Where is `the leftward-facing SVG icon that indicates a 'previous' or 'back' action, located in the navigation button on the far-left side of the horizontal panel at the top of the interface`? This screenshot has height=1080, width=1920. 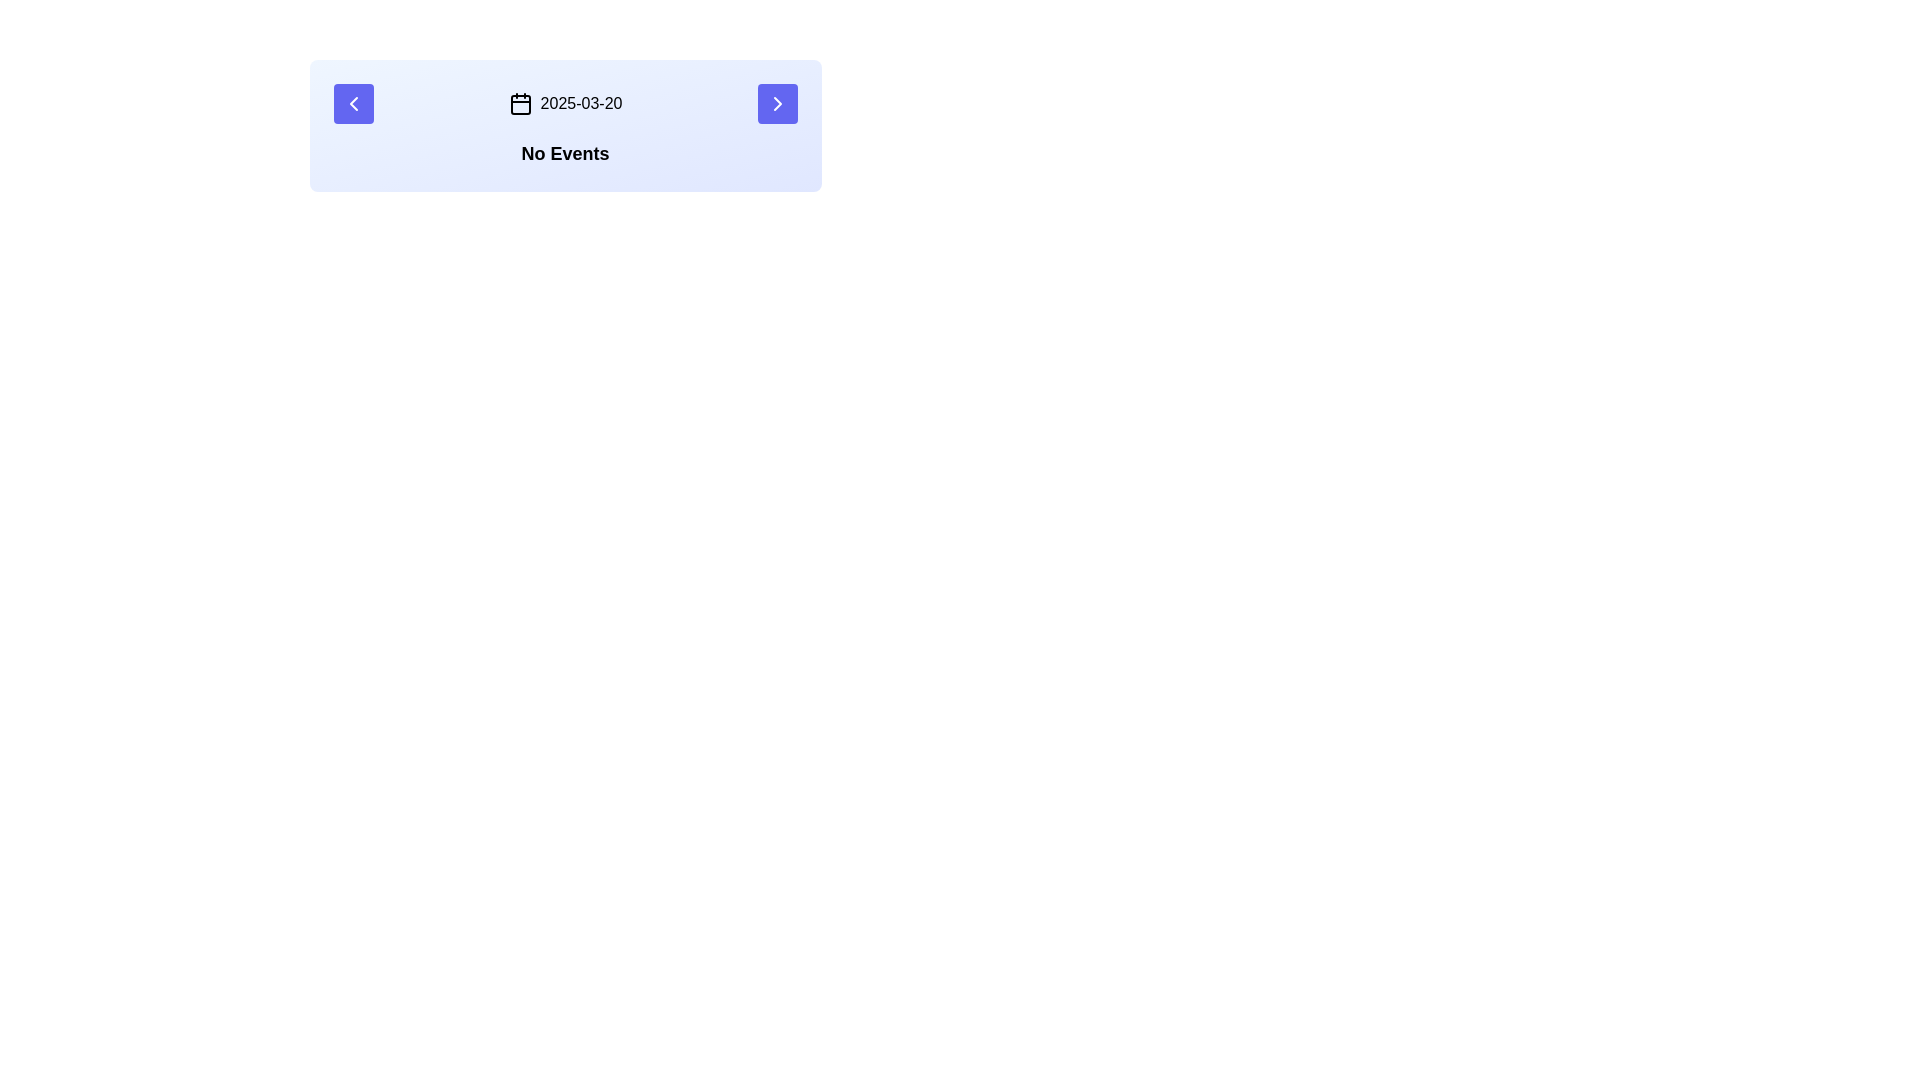
the leftward-facing SVG icon that indicates a 'previous' or 'back' action, located in the navigation button on the far-left side of the horizontal panel at the top of the interface is located at coordinates (353, 104).